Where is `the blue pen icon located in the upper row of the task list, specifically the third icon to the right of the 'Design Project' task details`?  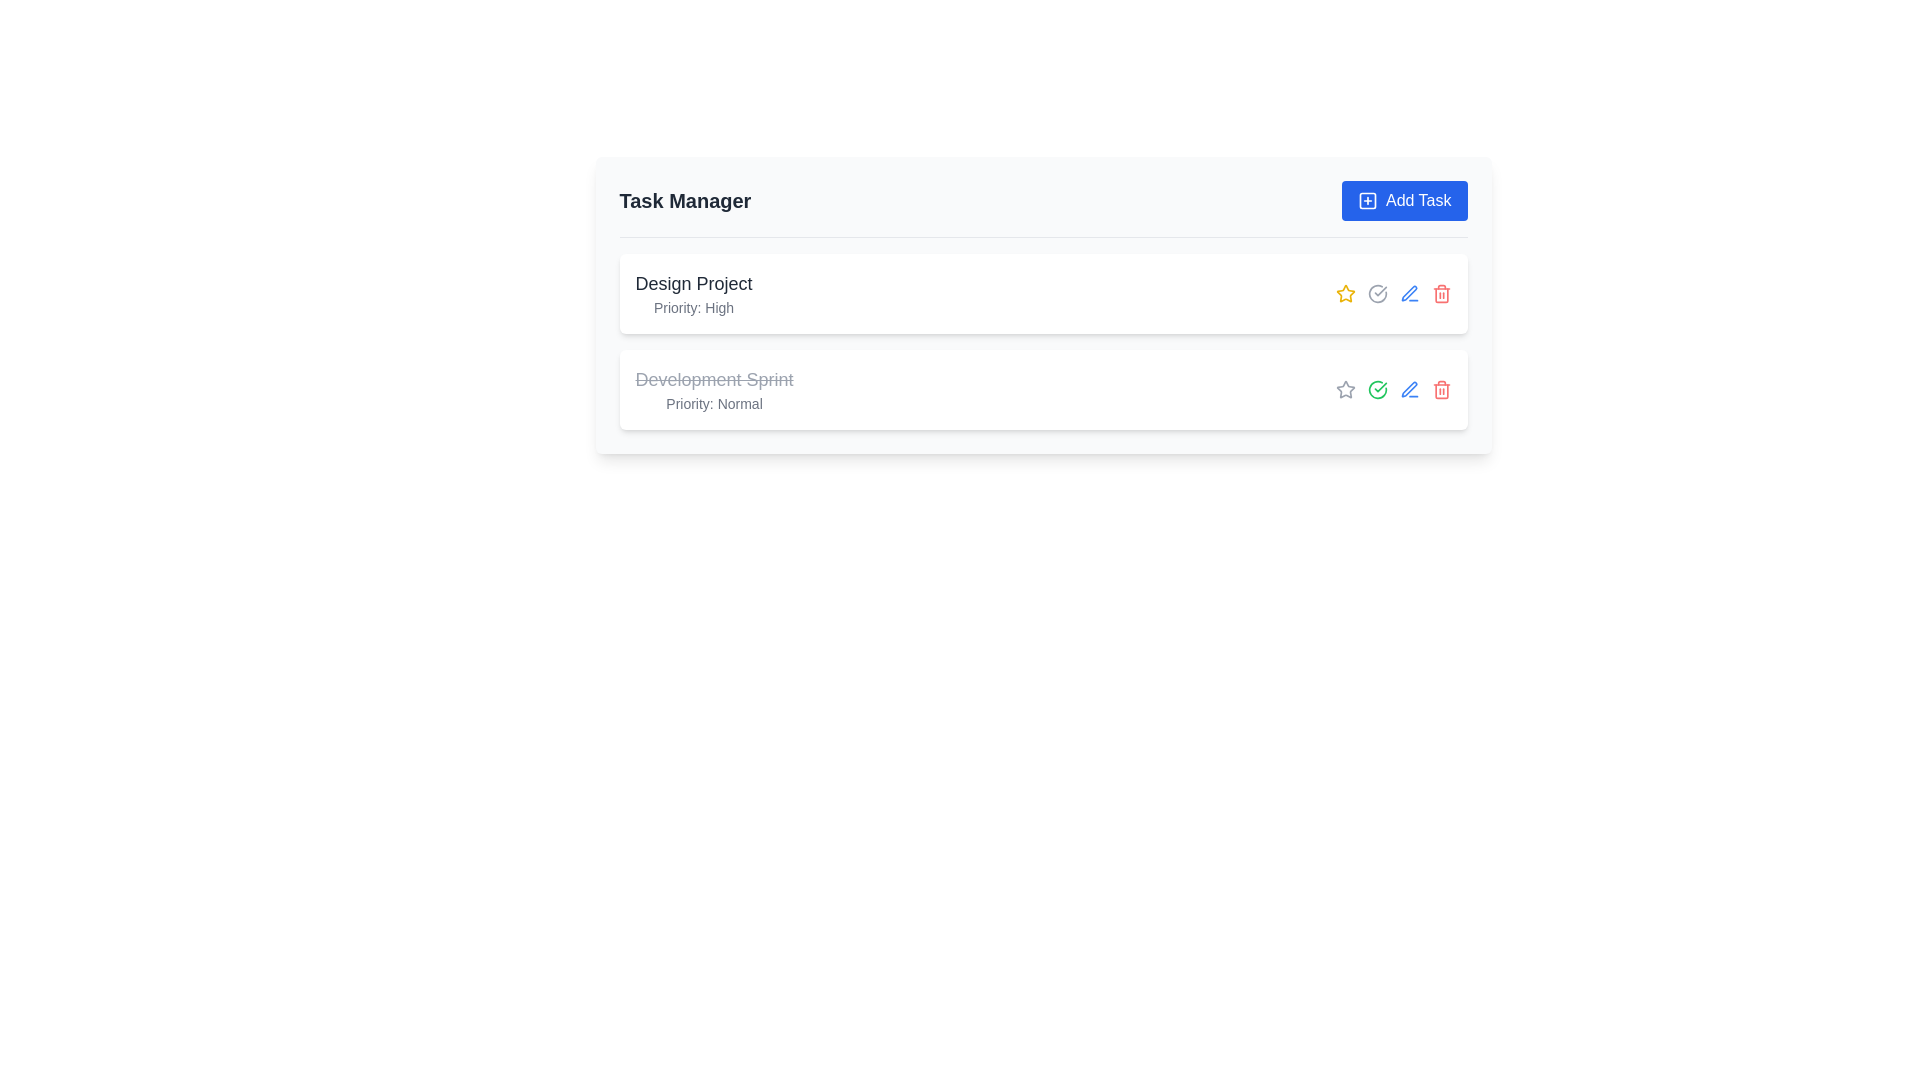
the blue pen icon located in the upper row of the task list, specifically the third icon to the right of the 'Design Project' task details is located at coordinates (1408, 293).